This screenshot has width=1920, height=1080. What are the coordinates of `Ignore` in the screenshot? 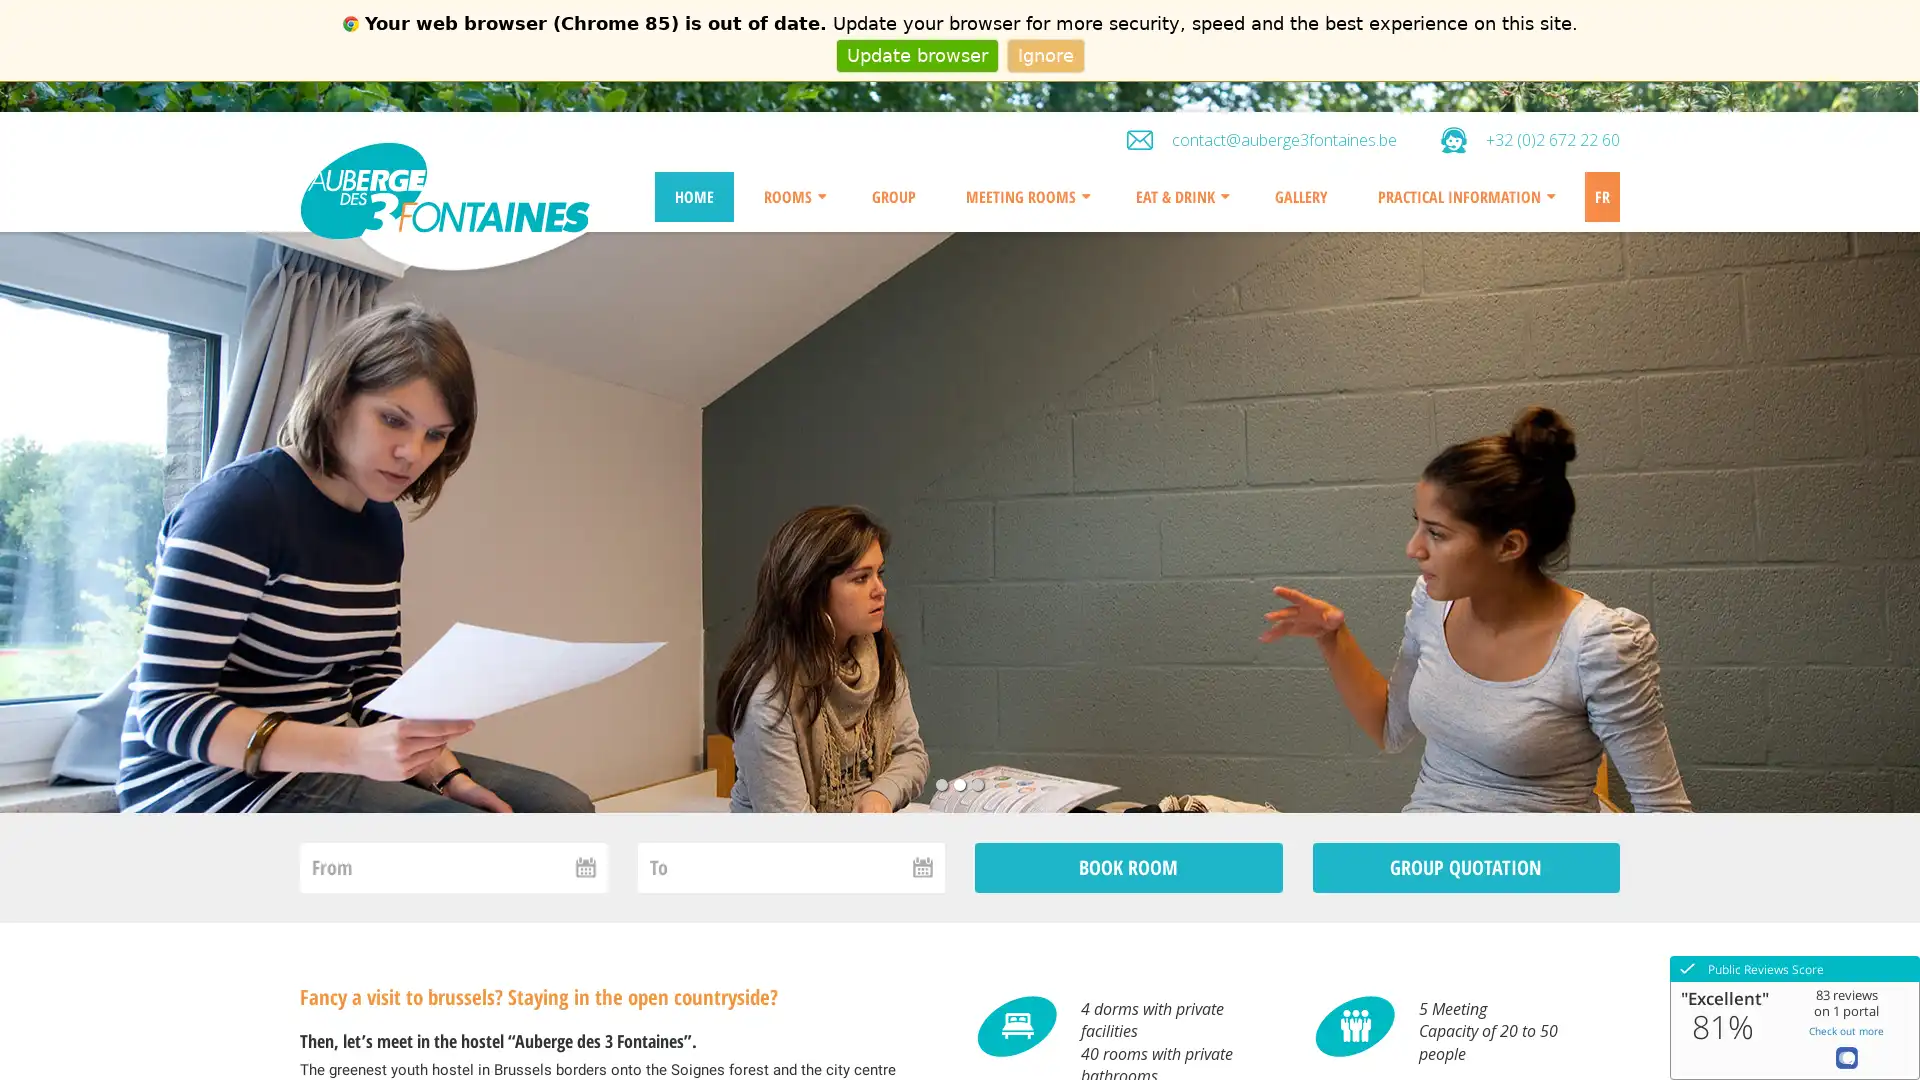 It's located at (1044, 54).